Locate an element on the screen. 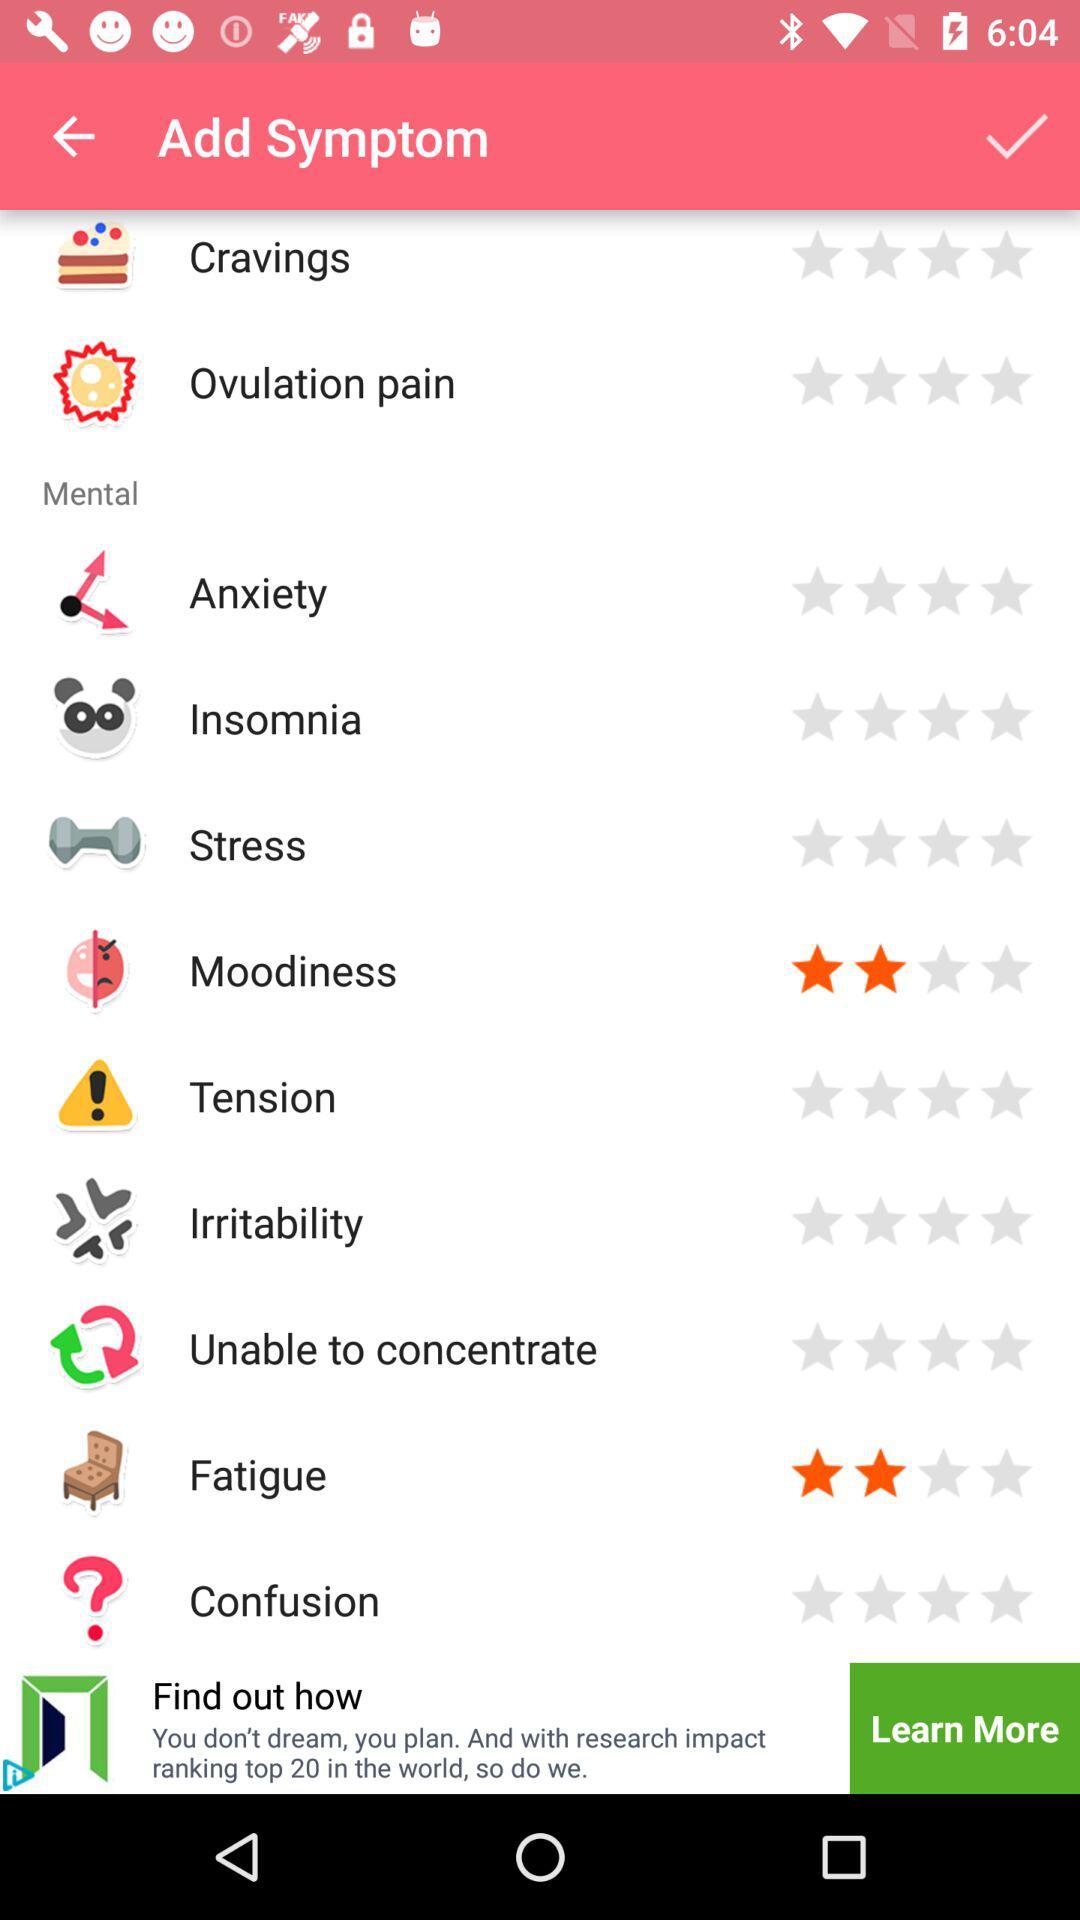 The width and height of the screenshot is (1080, 1920). three stars is located at coordinates (943, 381).